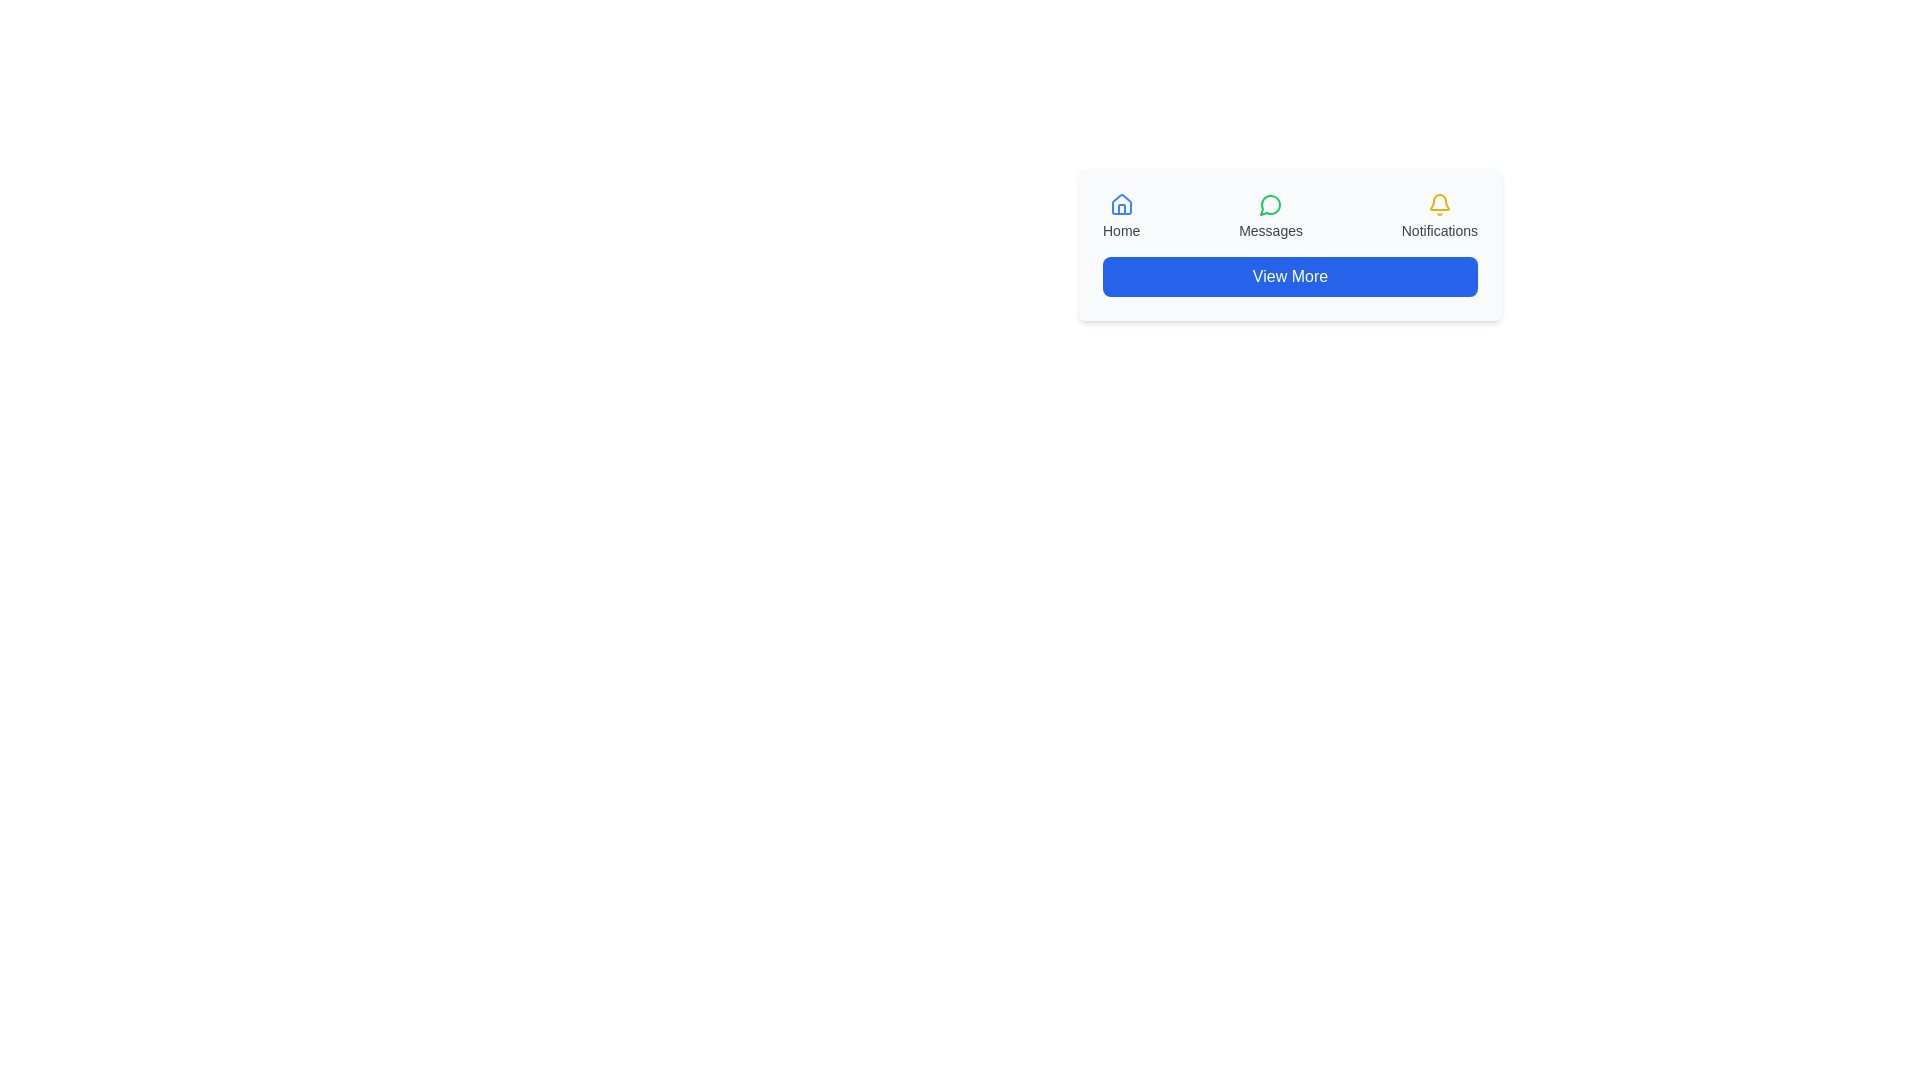 Image resolution: width=1920 pixels, height=1080 pixels. What do you see at coordinates (1121, 216) in the screenshot?
I see `the 'Home' button, which features a small blue house icon above the text 'Home', located at the top-left of the interface` at bounding box center [1121, 216].